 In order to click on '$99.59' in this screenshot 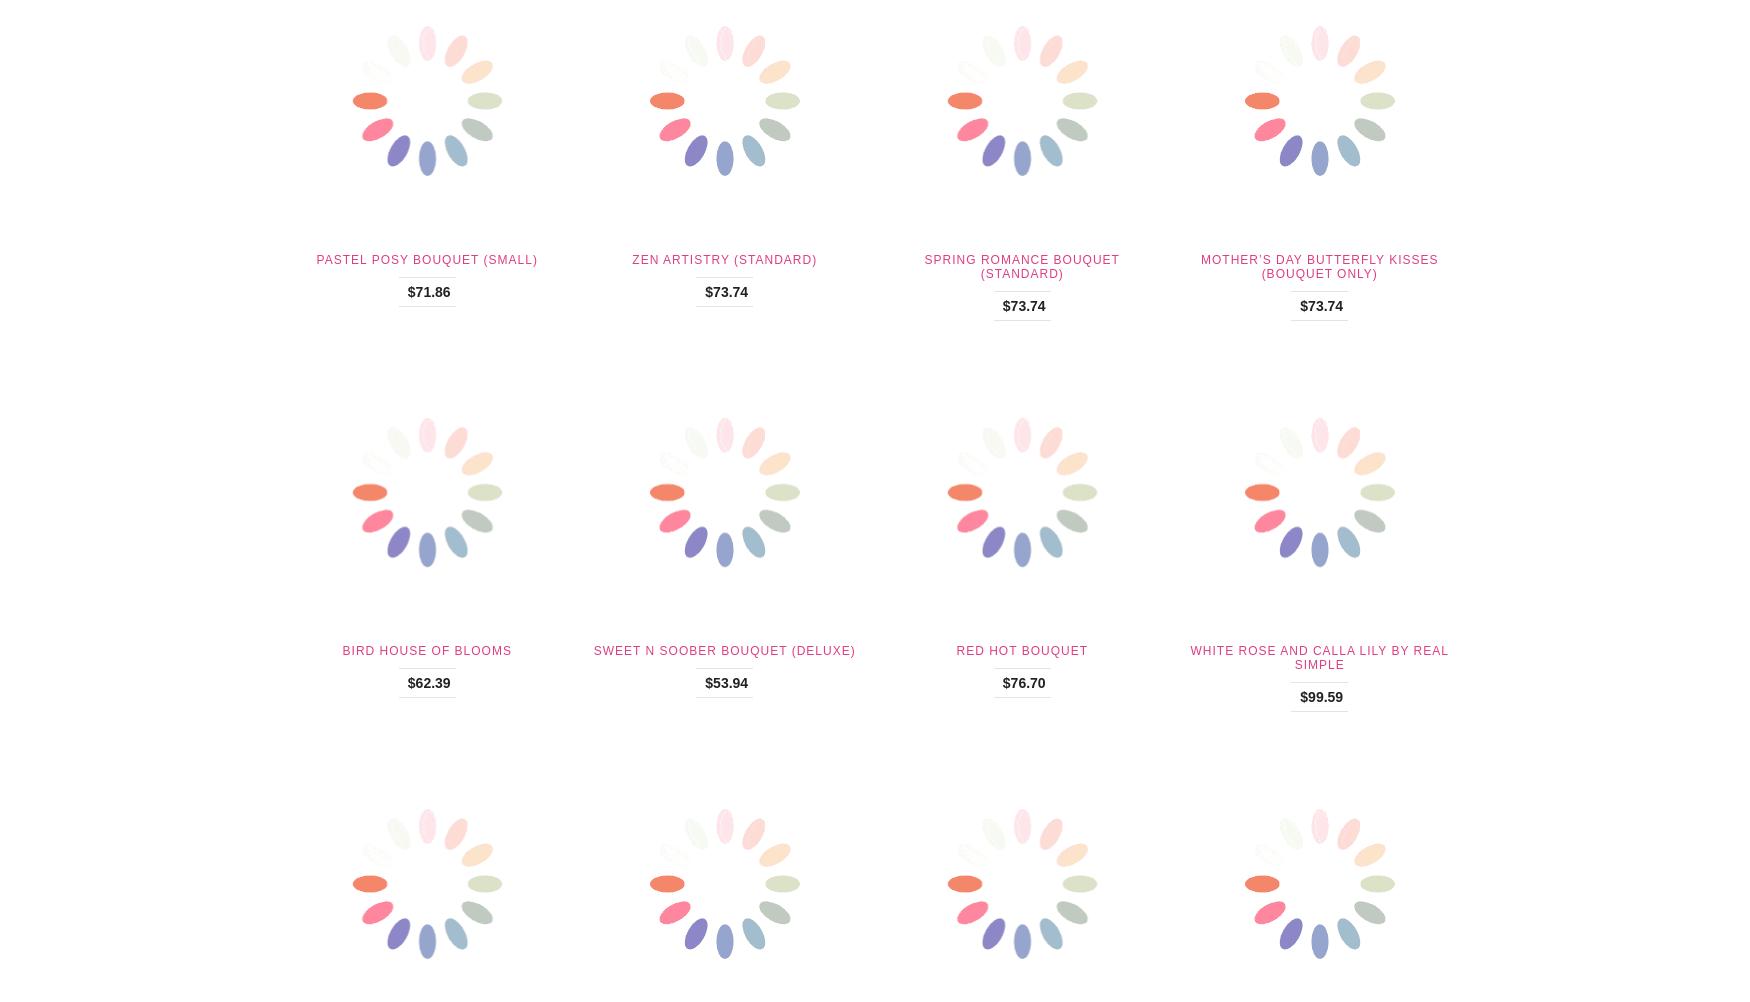, I will do `click(1321, 696)`.